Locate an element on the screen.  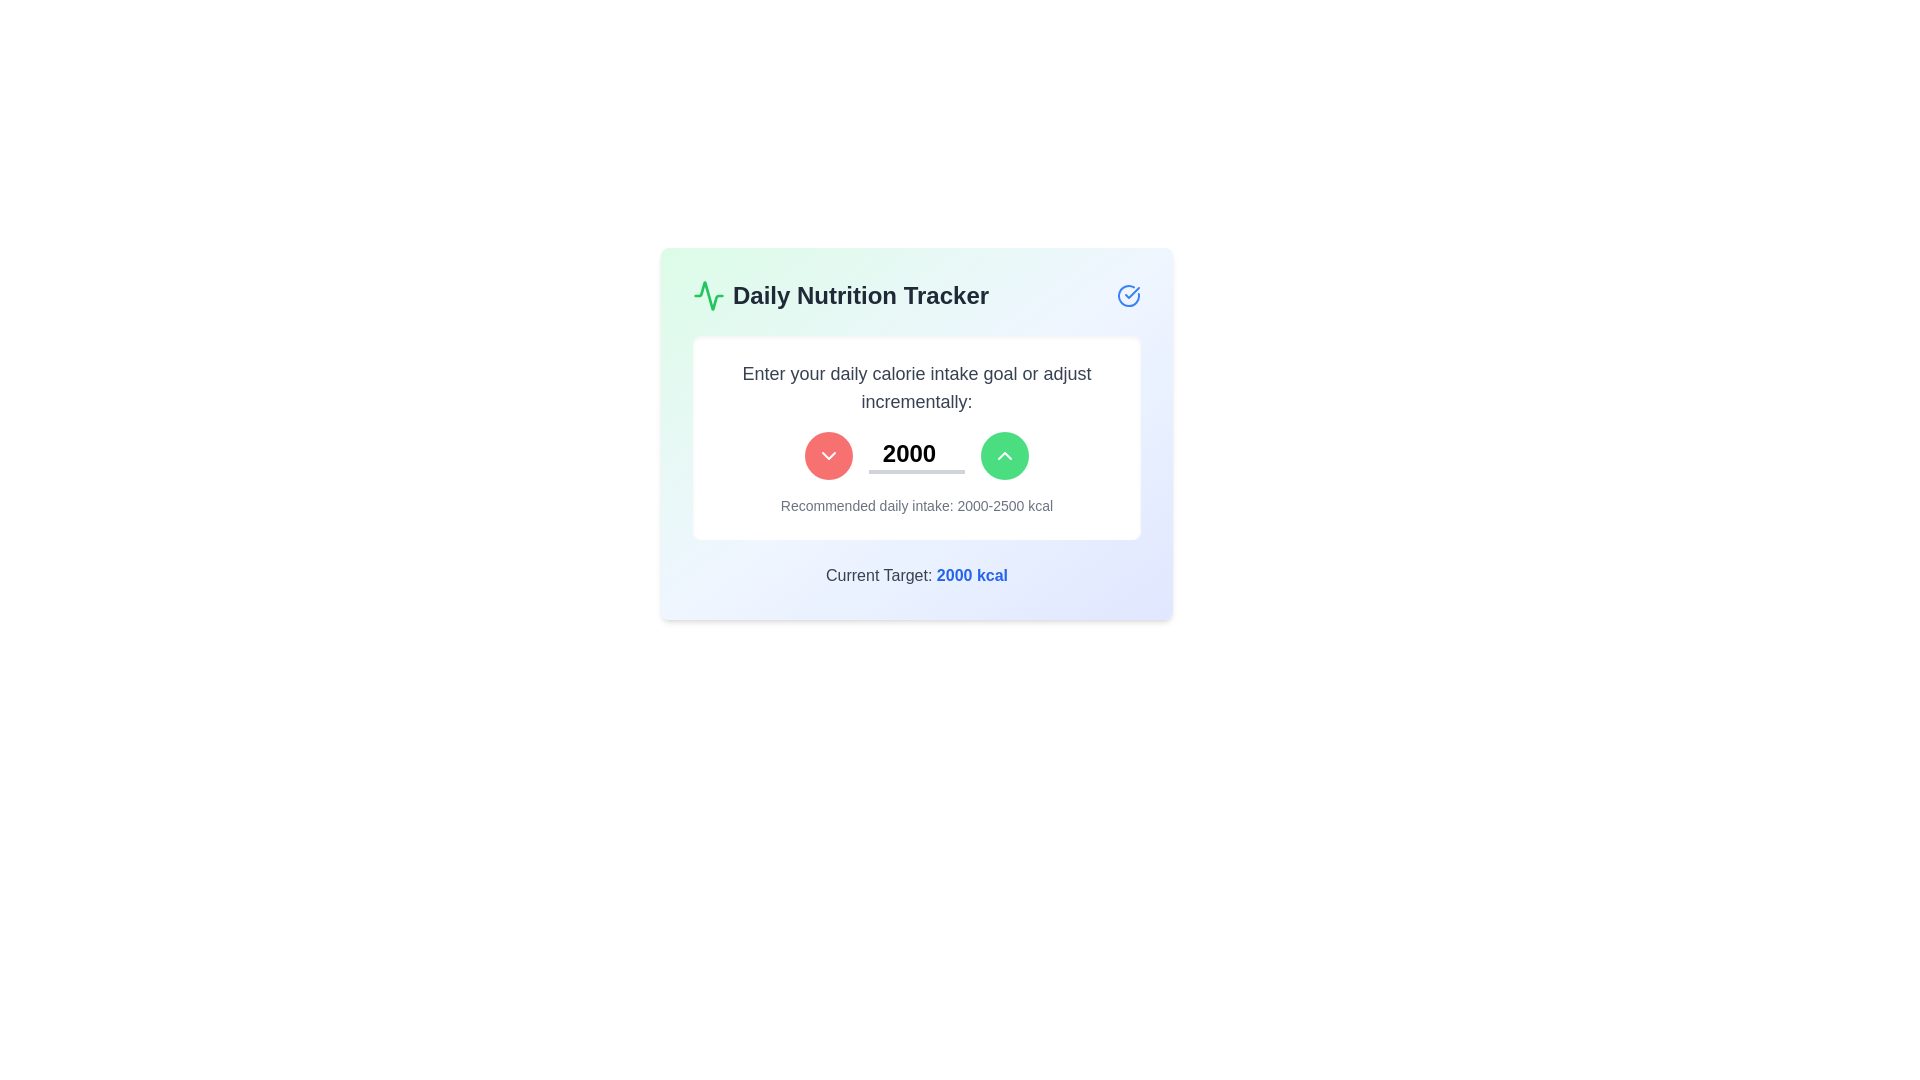
instructional text label that provides context for setting a daily calorie intake goal, located at the center of the element's bounding box is located at coordinates (915, 388).